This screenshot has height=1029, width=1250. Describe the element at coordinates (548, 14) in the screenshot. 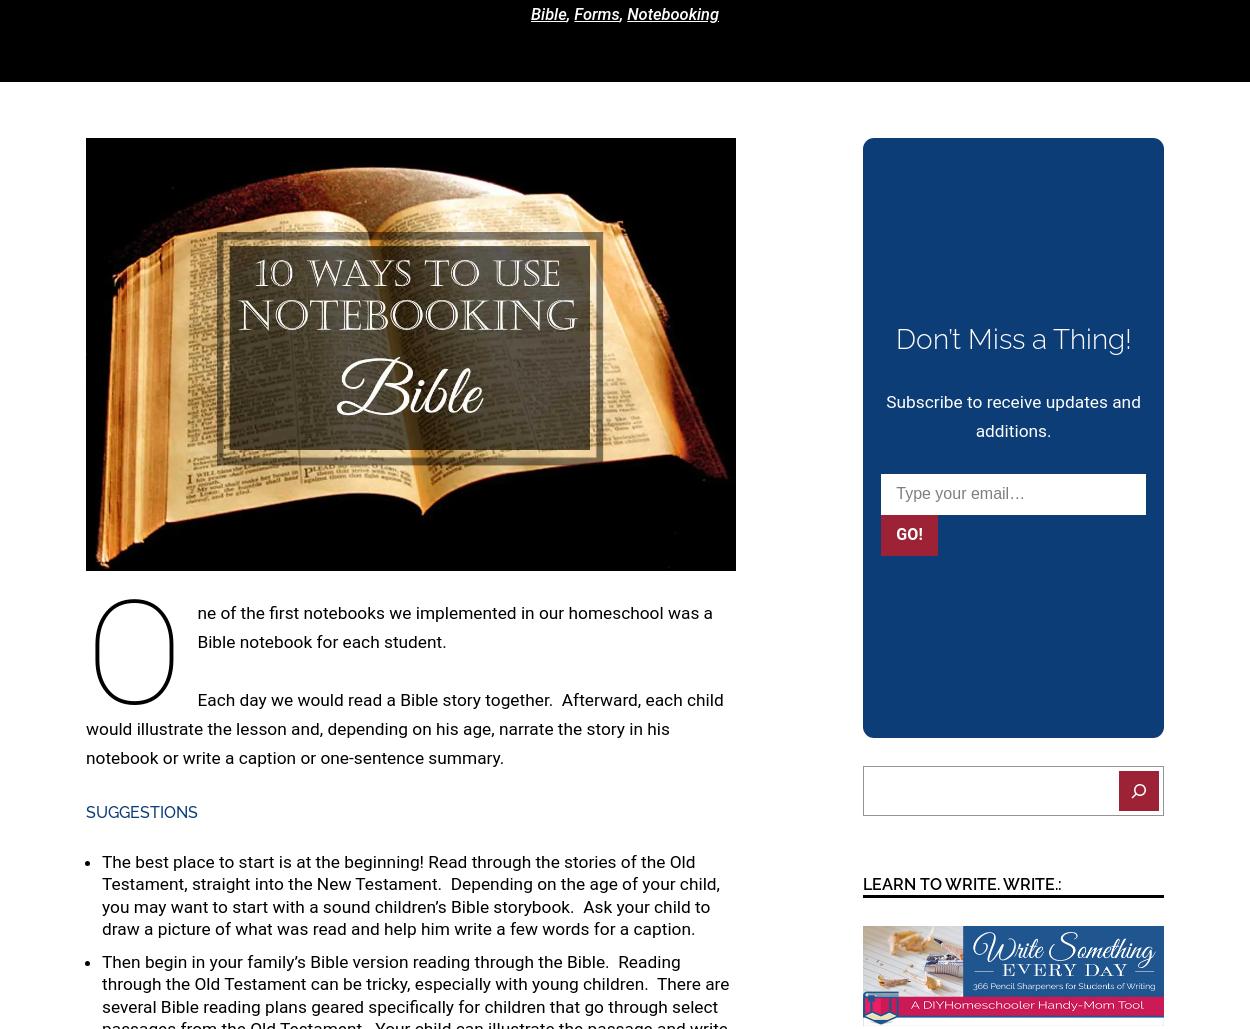

I see `'Bible'` at that location.